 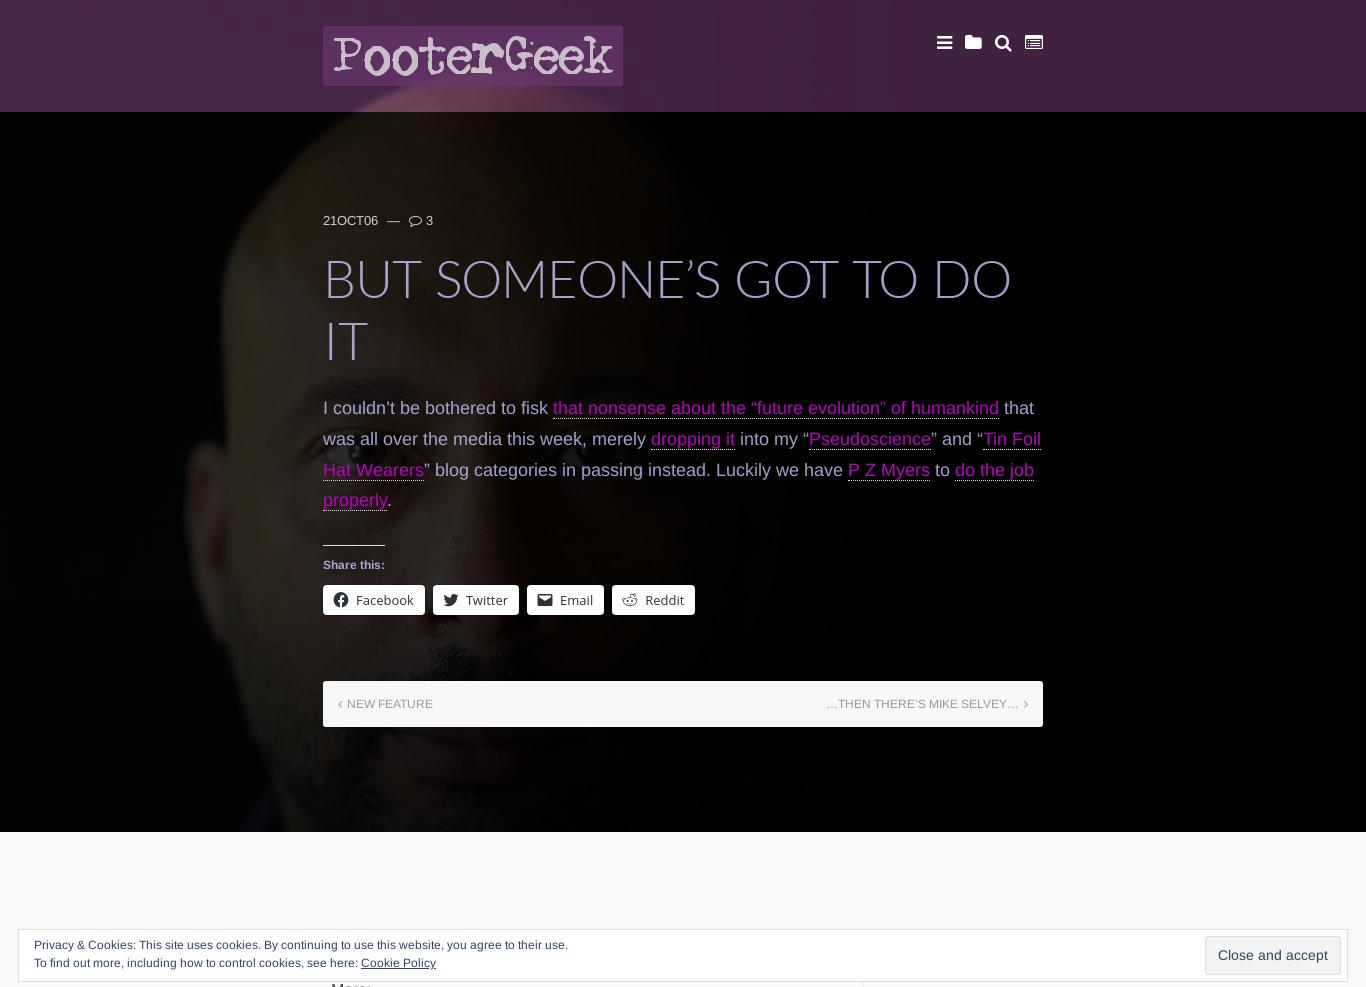 I want to click on '.', so click(x=388, y=500).